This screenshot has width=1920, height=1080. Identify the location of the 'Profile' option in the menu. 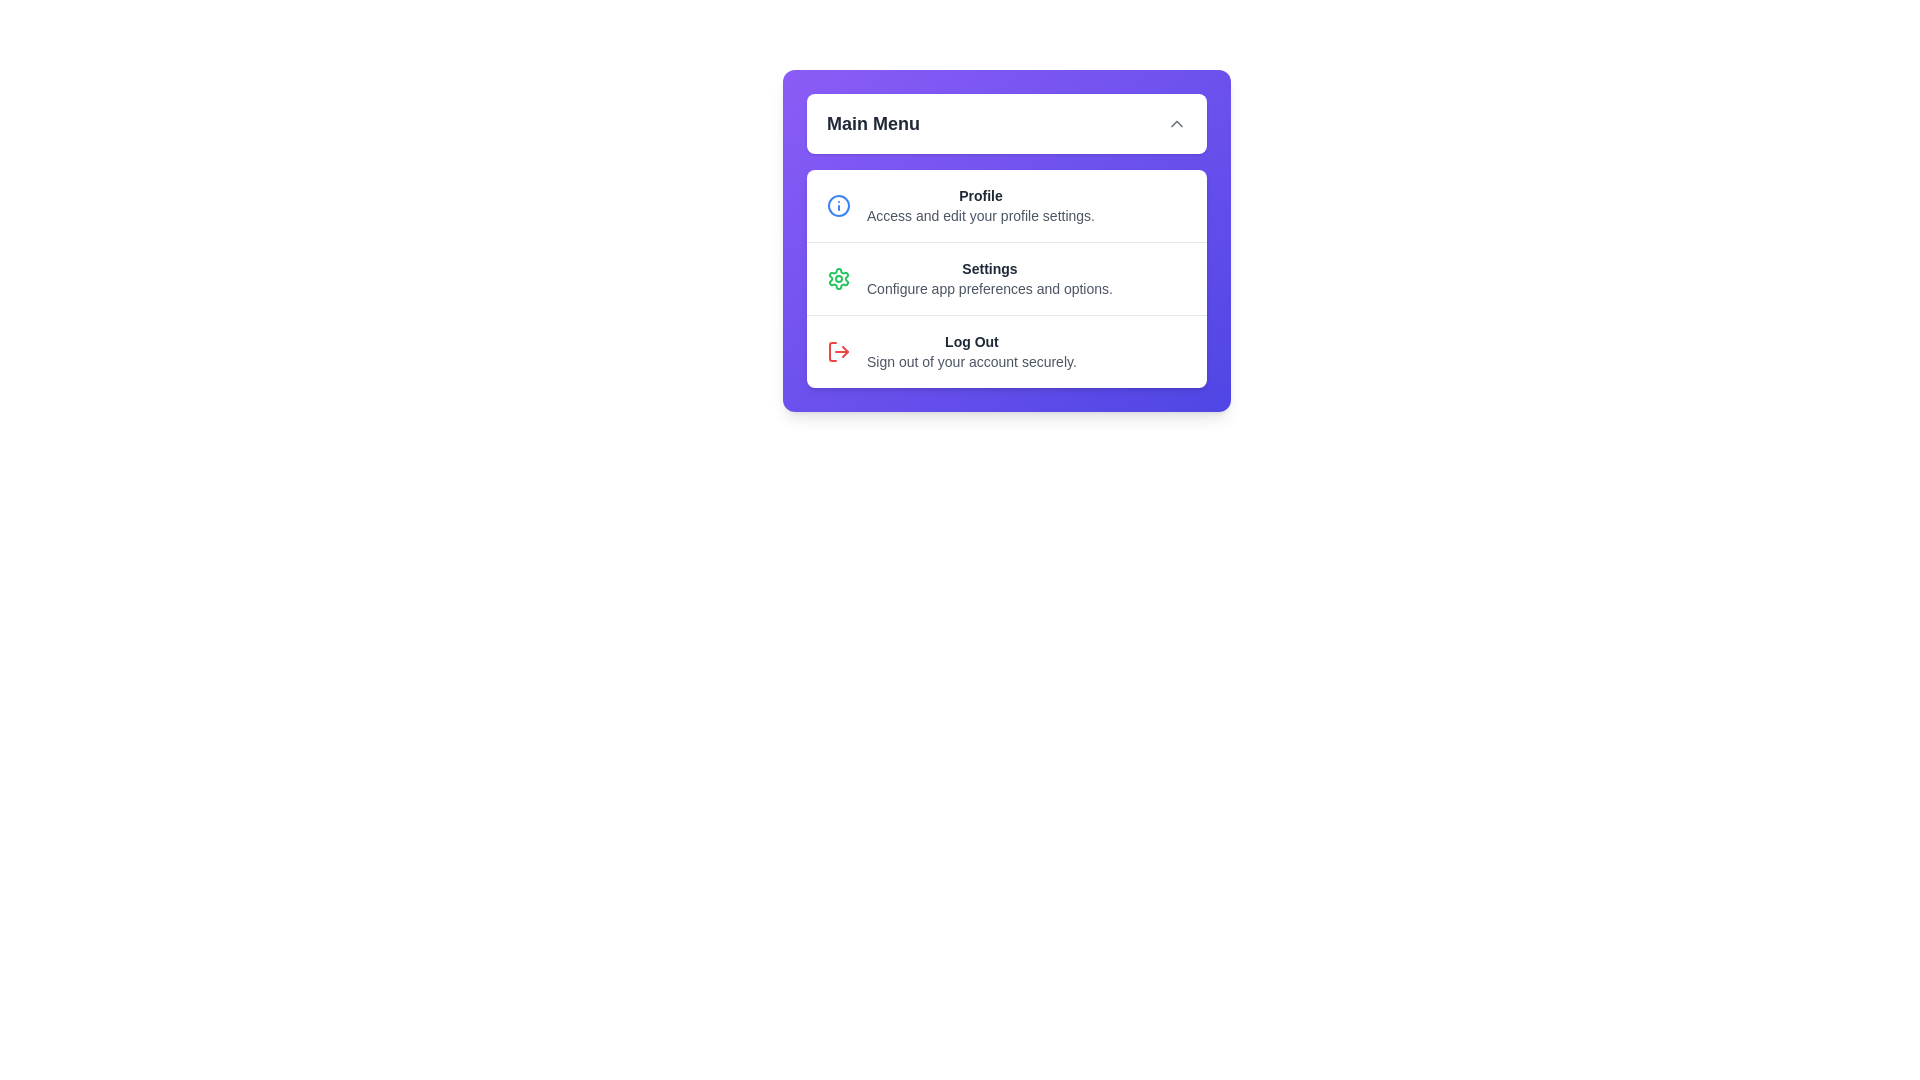
(1007, 205).